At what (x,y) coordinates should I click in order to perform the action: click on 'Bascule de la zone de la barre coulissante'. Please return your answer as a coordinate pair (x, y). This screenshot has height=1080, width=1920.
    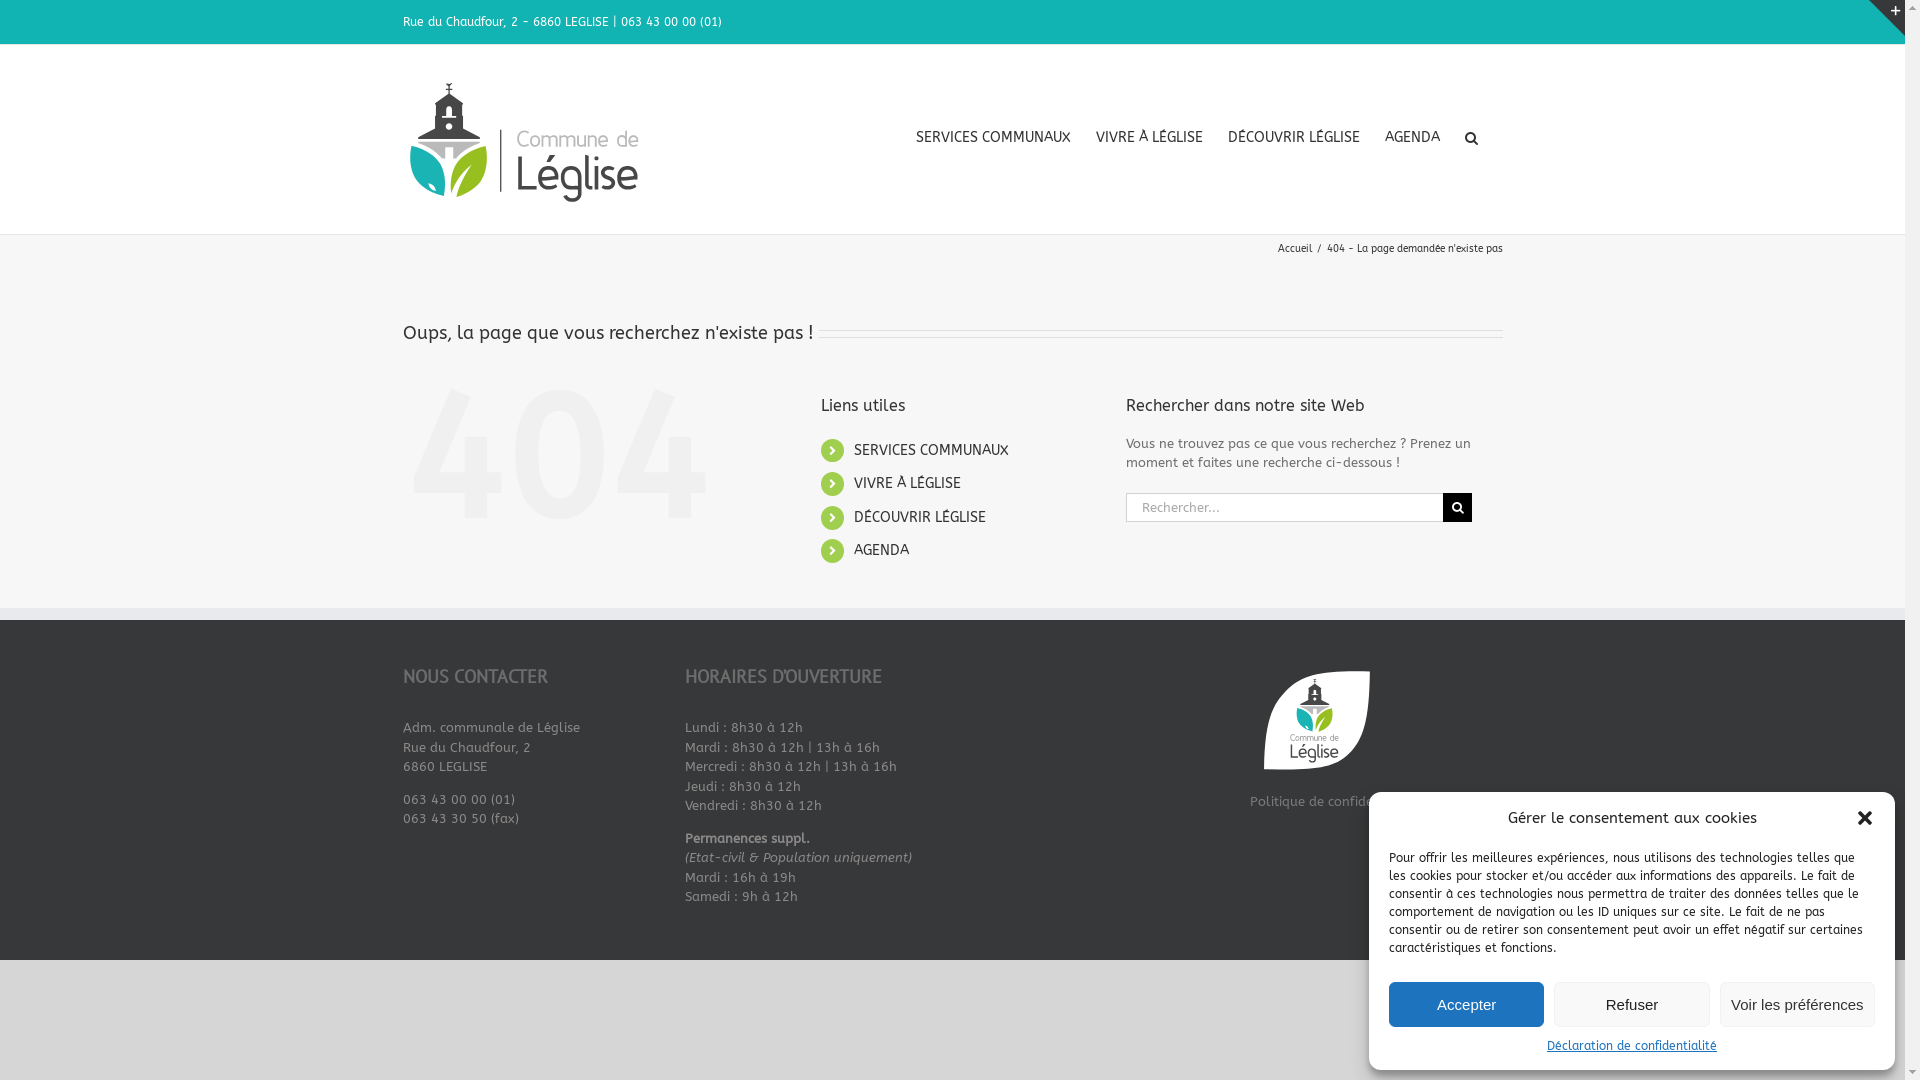
    Looking at the image, I should click on (1885, 18).